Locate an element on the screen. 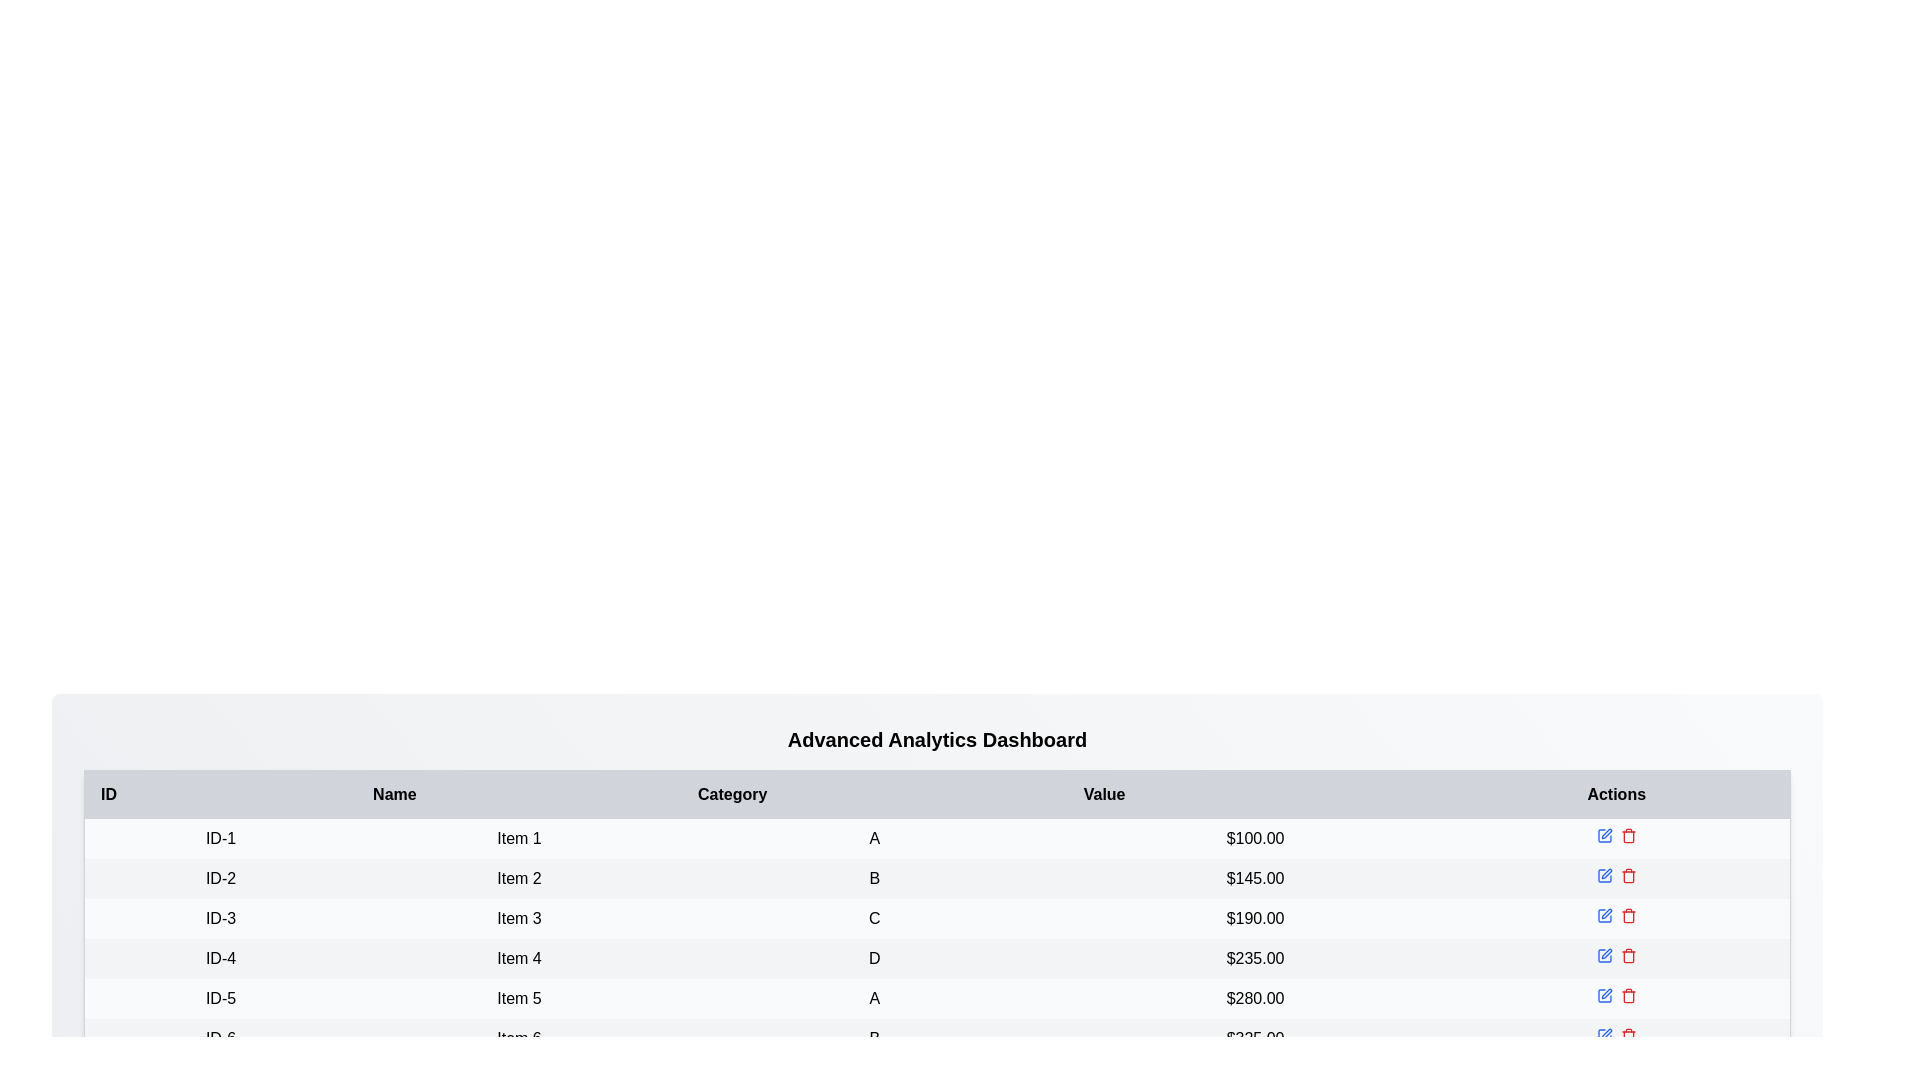  the table header to sort by Value is located at coordinates (1254, 793).